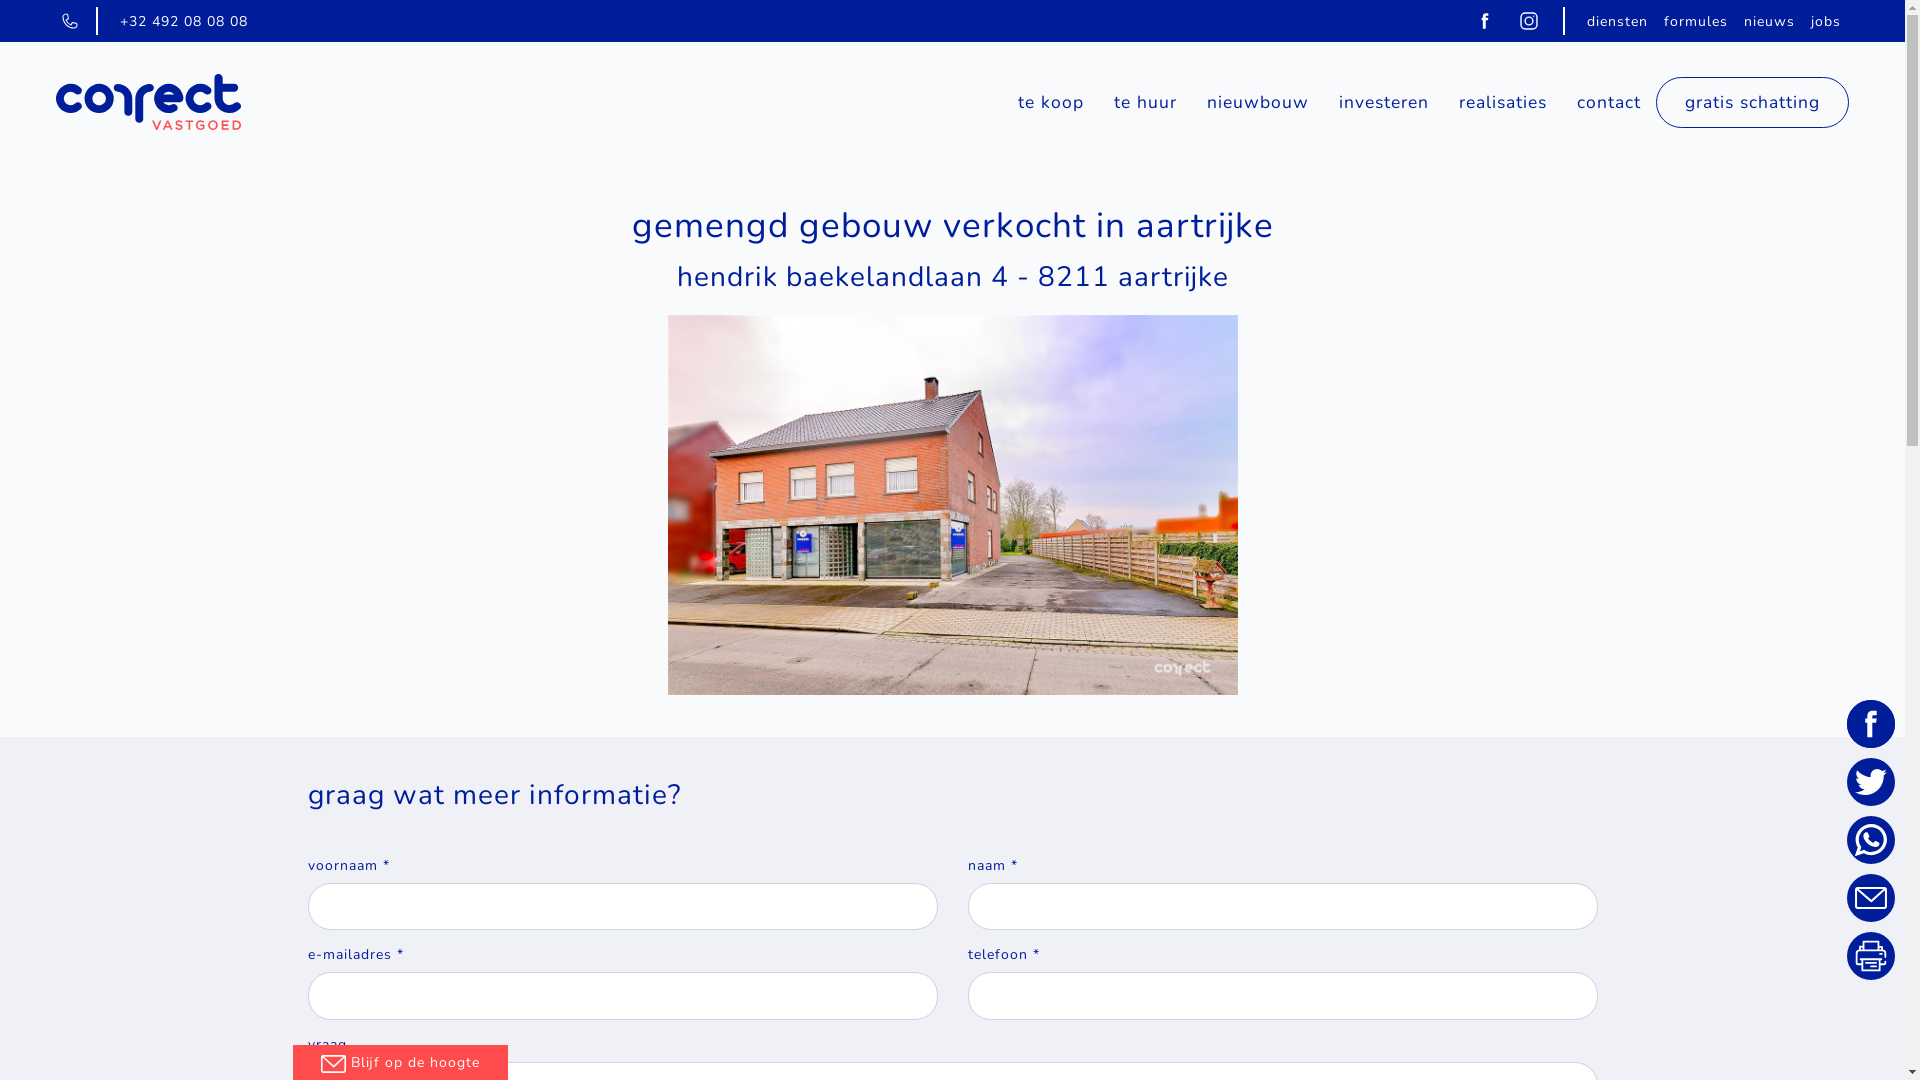 This screenshot has width=1920, height=1080. Describe the element at coordinates (1769, 20) in the screenshot. I see `'nieuws'` at that location.